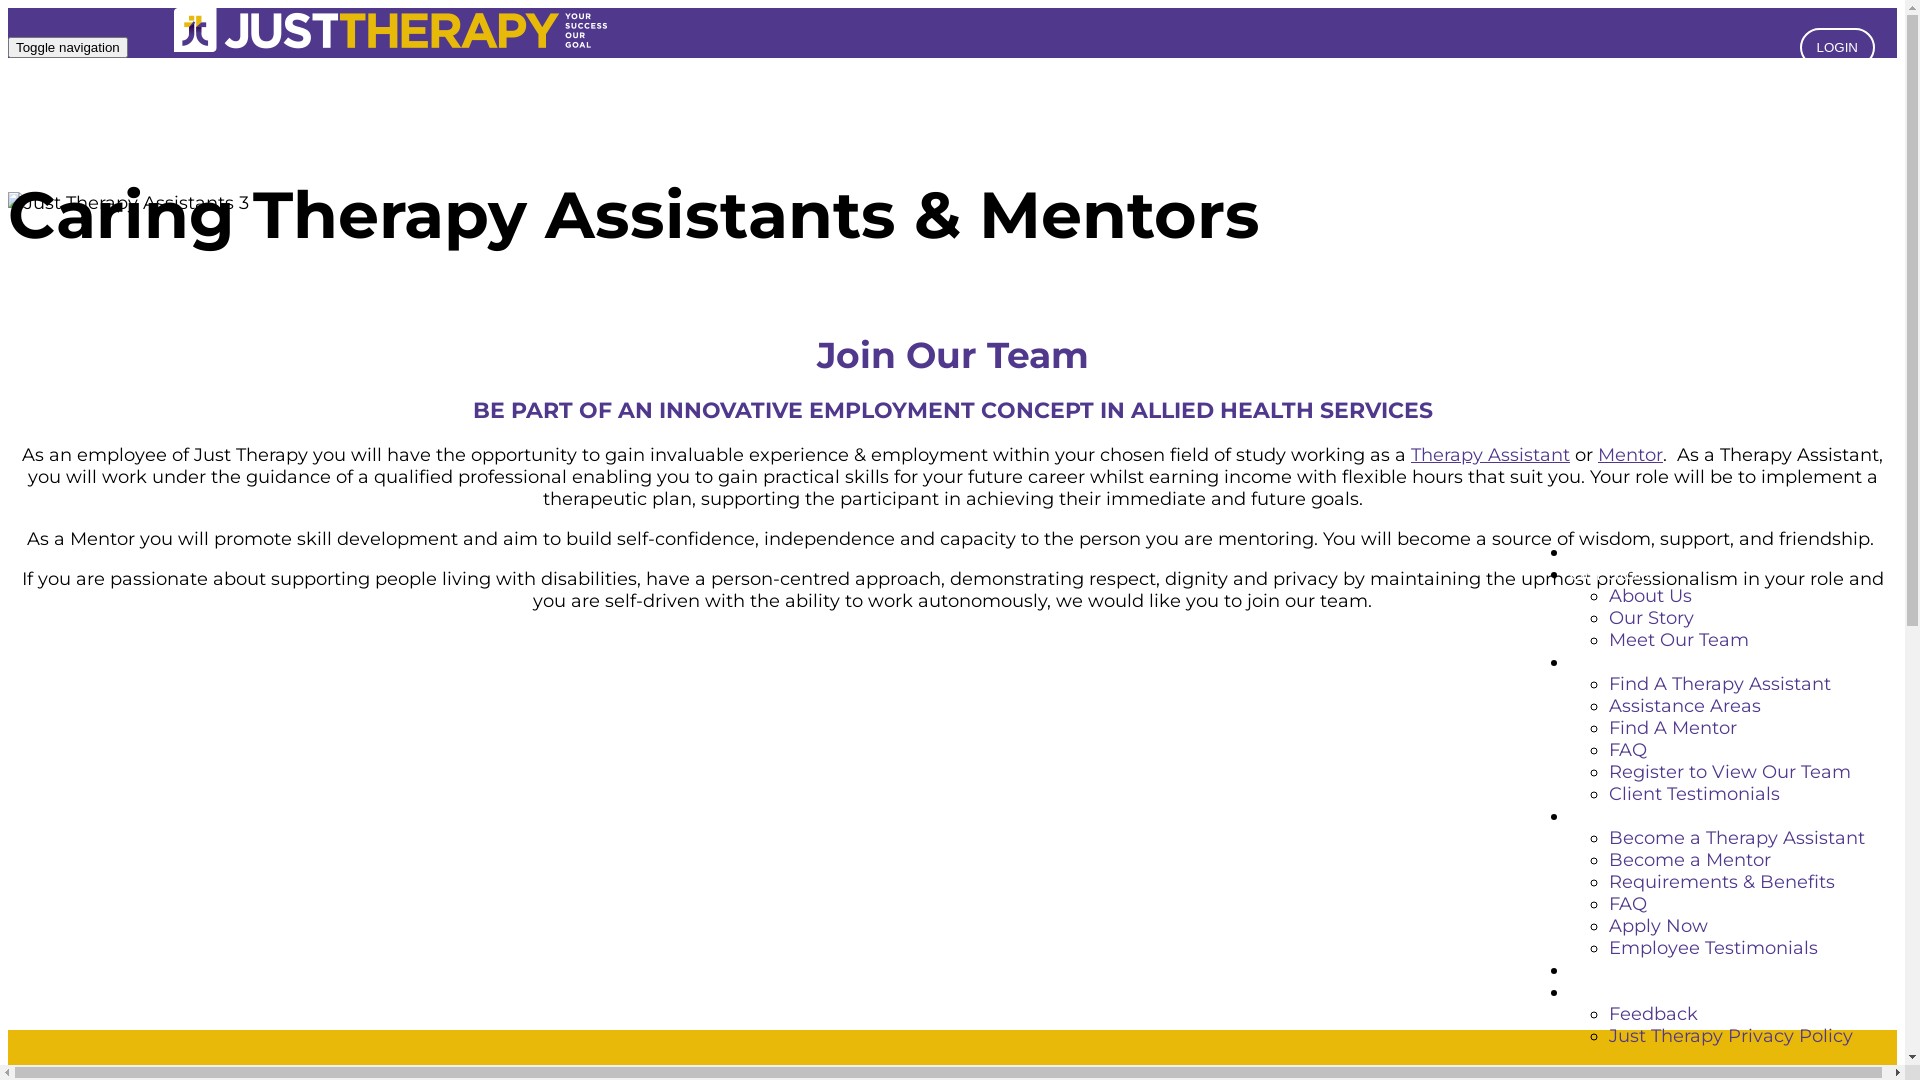  Describe the element at coordinates (1736, 837) in the screenshot. I see `'Become a Therapy Assistant'` at that location.